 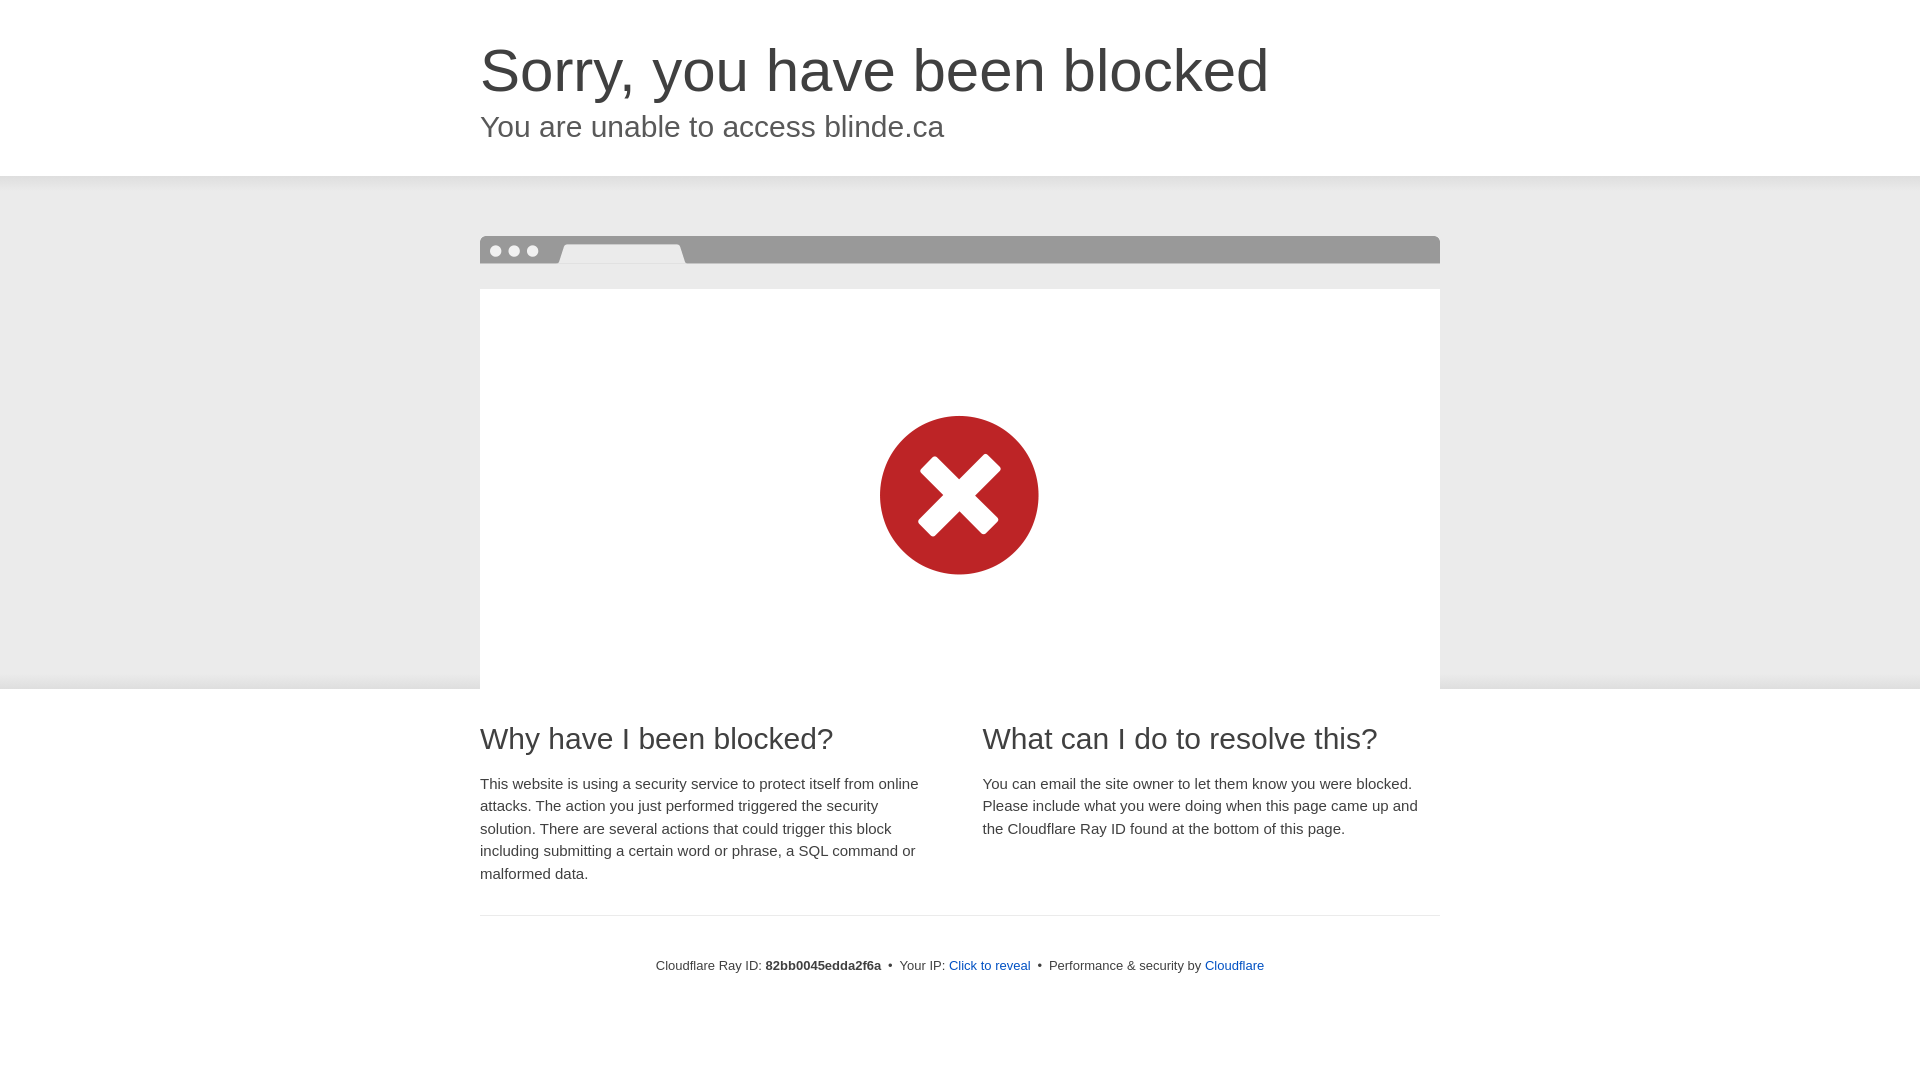 What do you see at coordinates (1233, 964) in the screenshot?
I see `'Cloudflare'` at bounding box center [1233, 964].